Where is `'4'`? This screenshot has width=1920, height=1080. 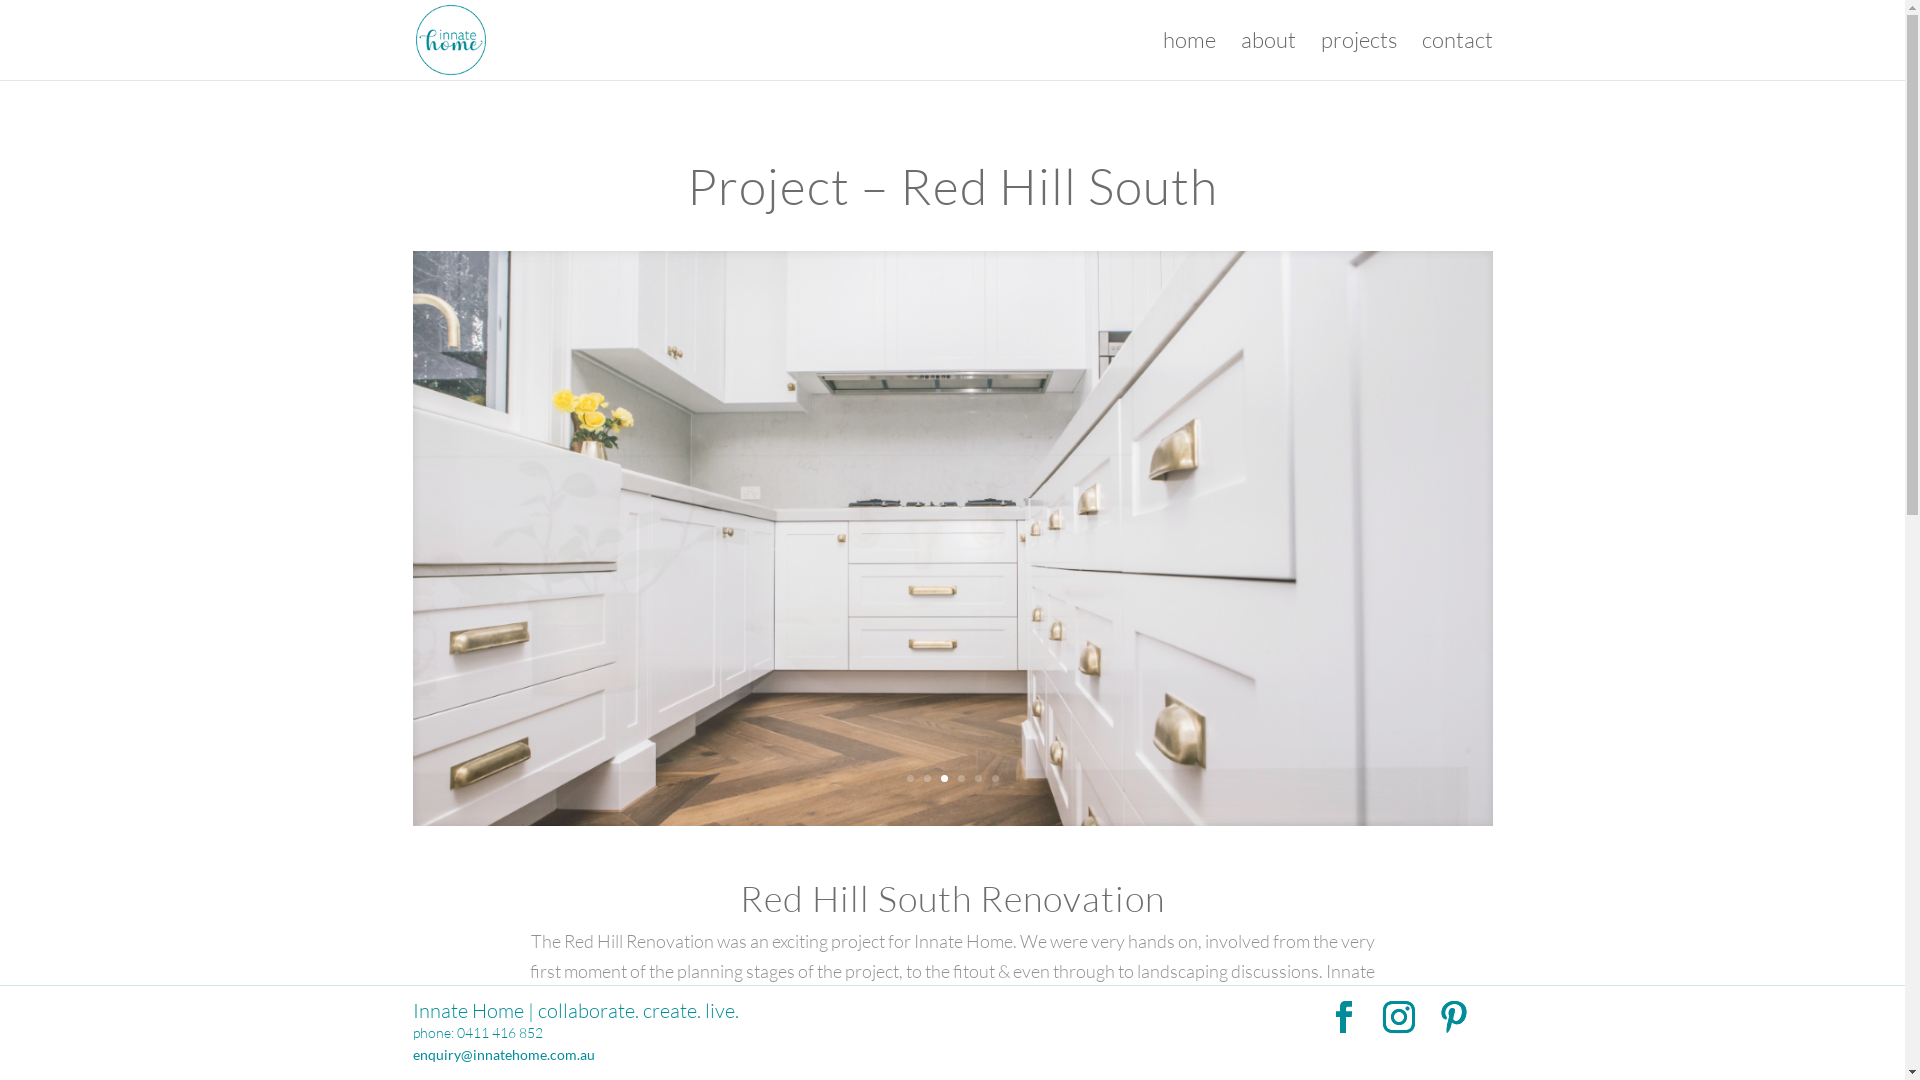
'4' is located at coordinates (961, 777).